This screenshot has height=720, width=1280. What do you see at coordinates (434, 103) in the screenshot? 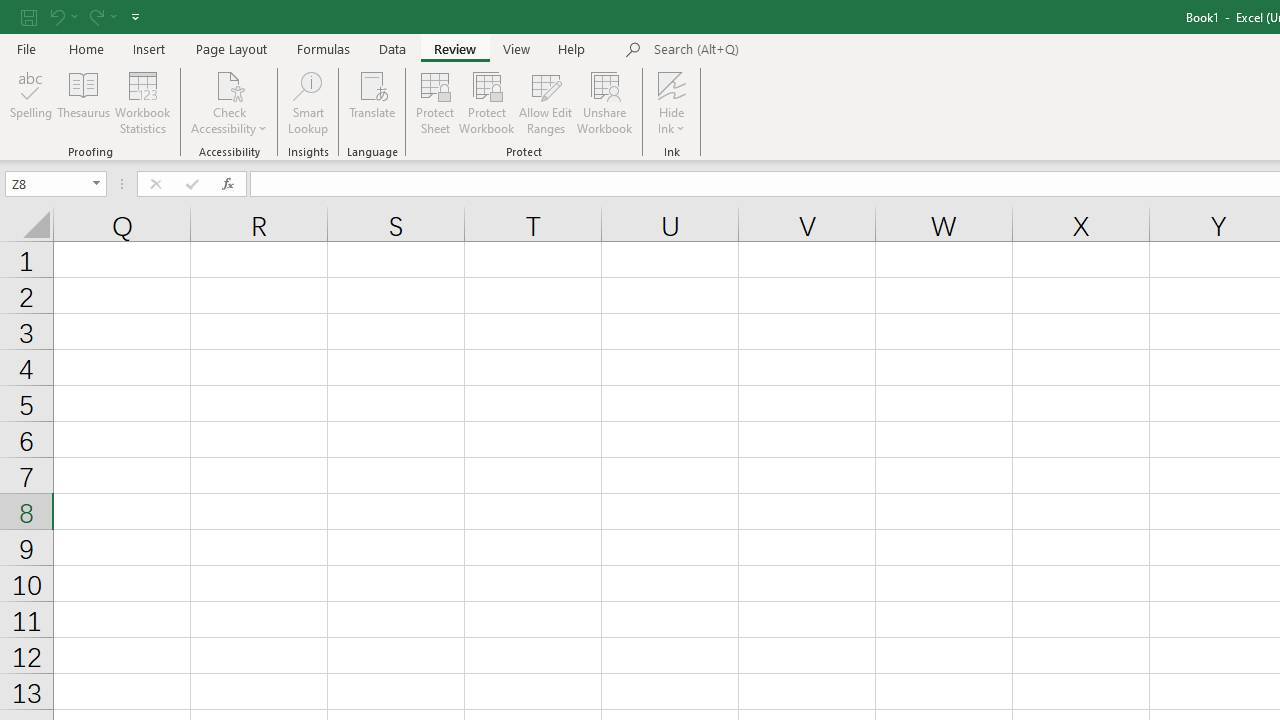
I see `'Protect Sheet...'` at bounding box center [434, 103].